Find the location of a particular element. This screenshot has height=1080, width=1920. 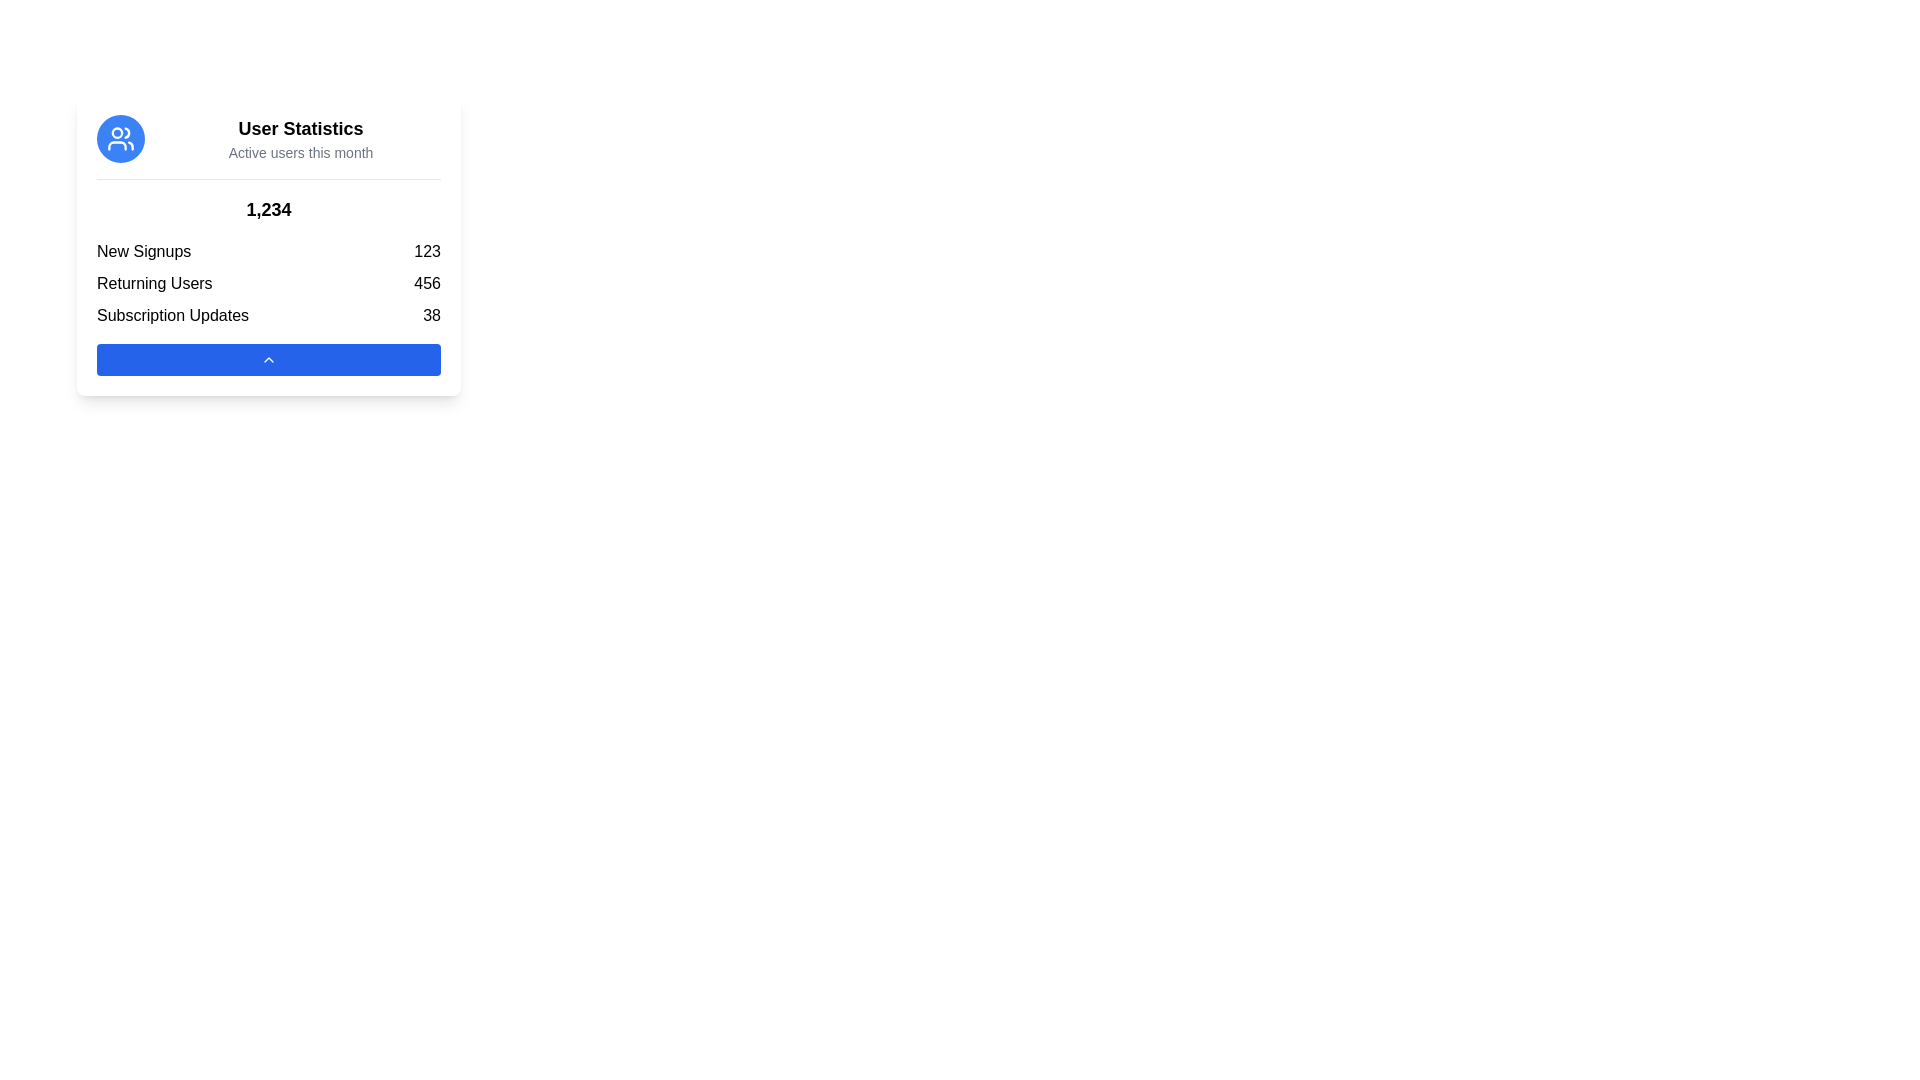

the Separator line that visually separates content within the card, located beneath 'Active users this month' and above '1,234' is located at coordinates (267, 178).